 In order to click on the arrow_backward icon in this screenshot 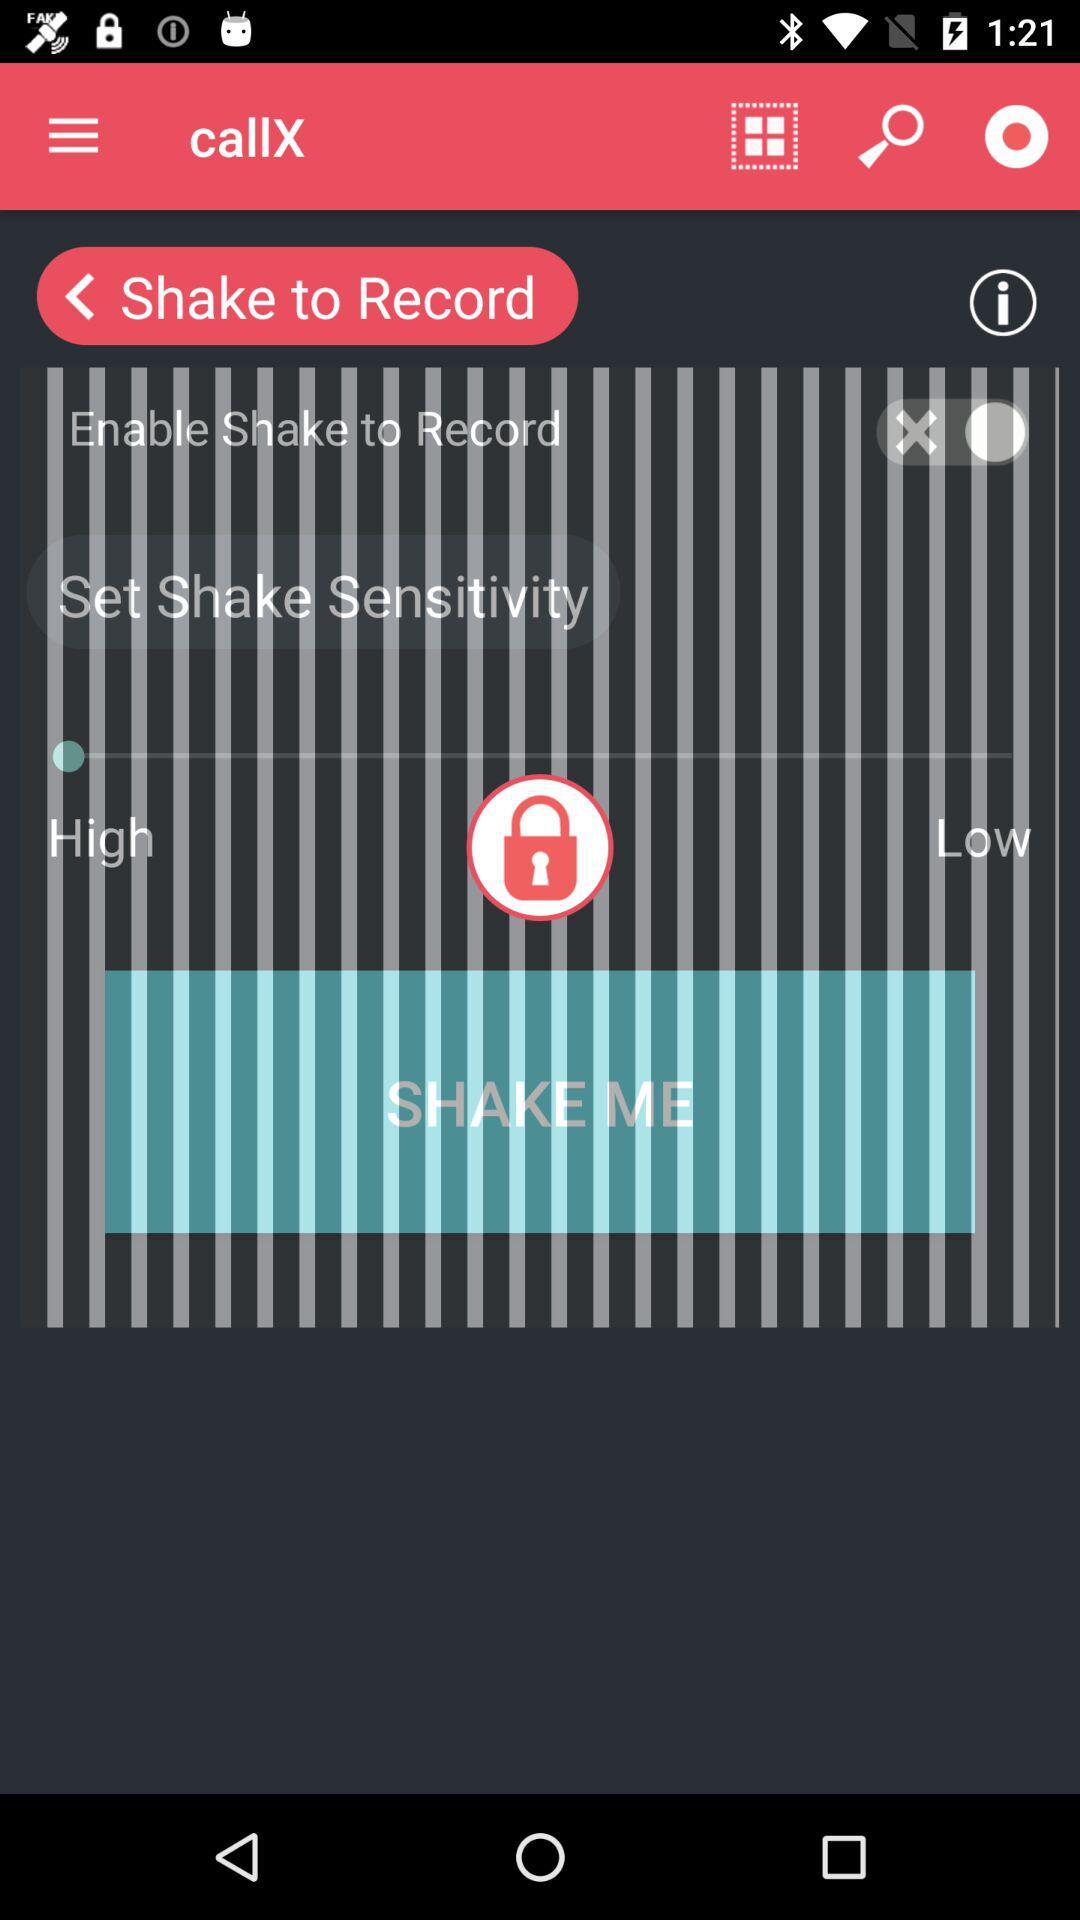, I will do `click(63, 272)`.